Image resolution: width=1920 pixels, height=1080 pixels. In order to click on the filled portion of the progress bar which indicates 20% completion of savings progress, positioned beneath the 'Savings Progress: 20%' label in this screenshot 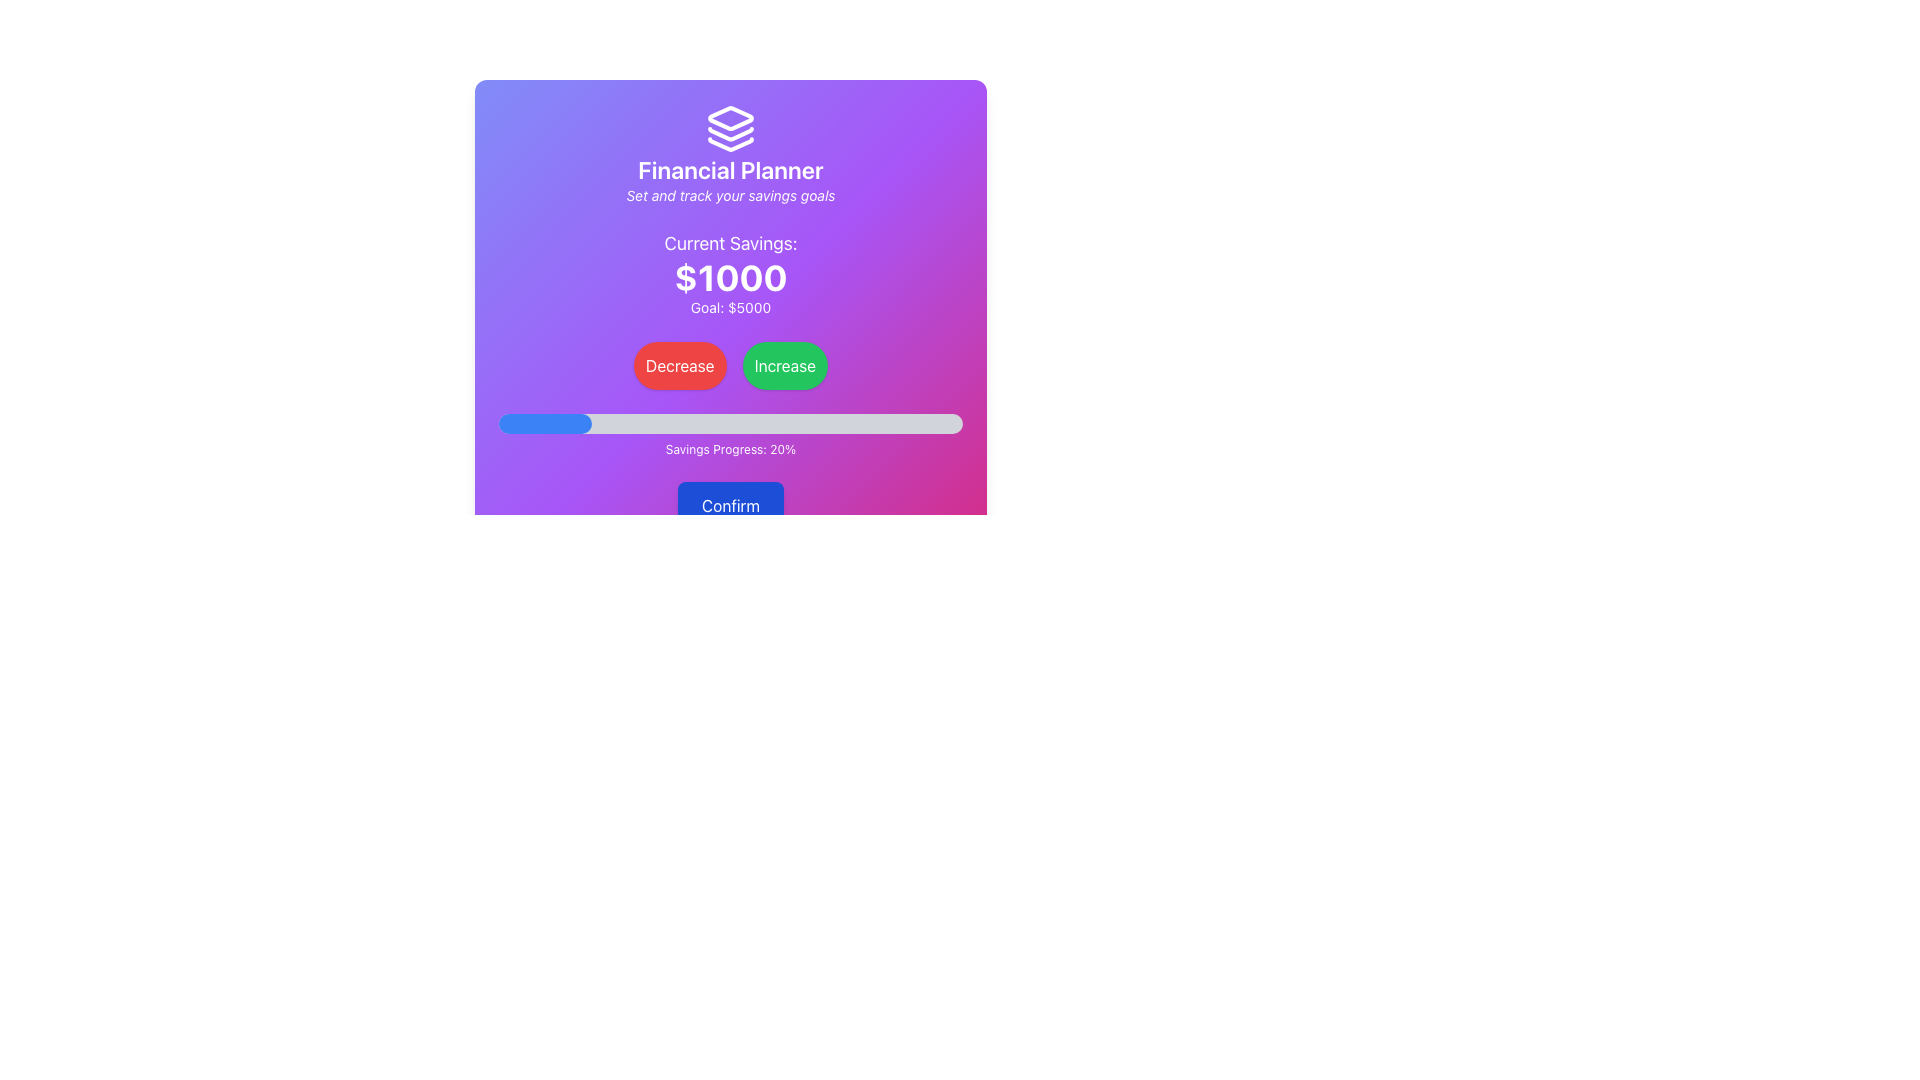, I will do `click(545, 423)`.